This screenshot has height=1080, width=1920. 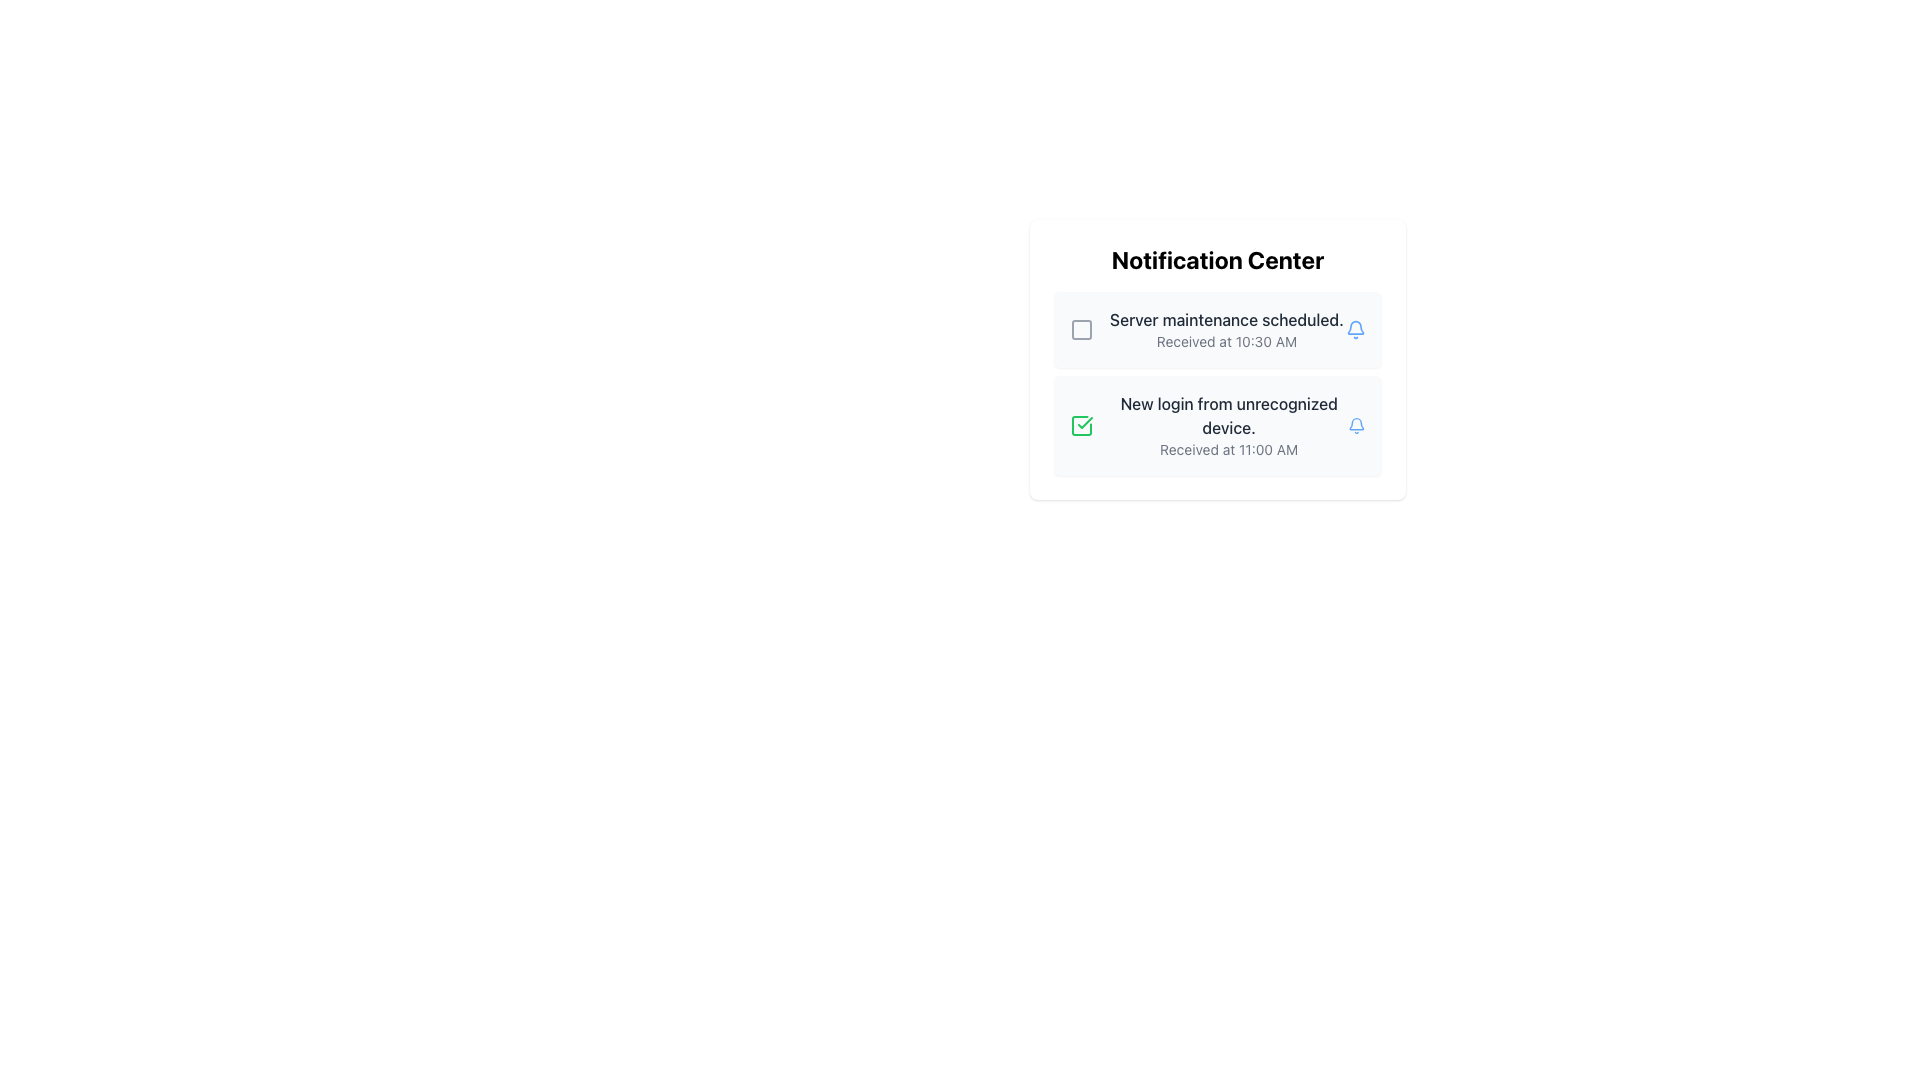 What do you see at coordinates (1357, 424) in the screenshot?
I see `the bell icon with a blue stroke and hollow interior, located in the second notification card next to the text 'New login from unrecognized device.'` at bounding box center [1357, 424].